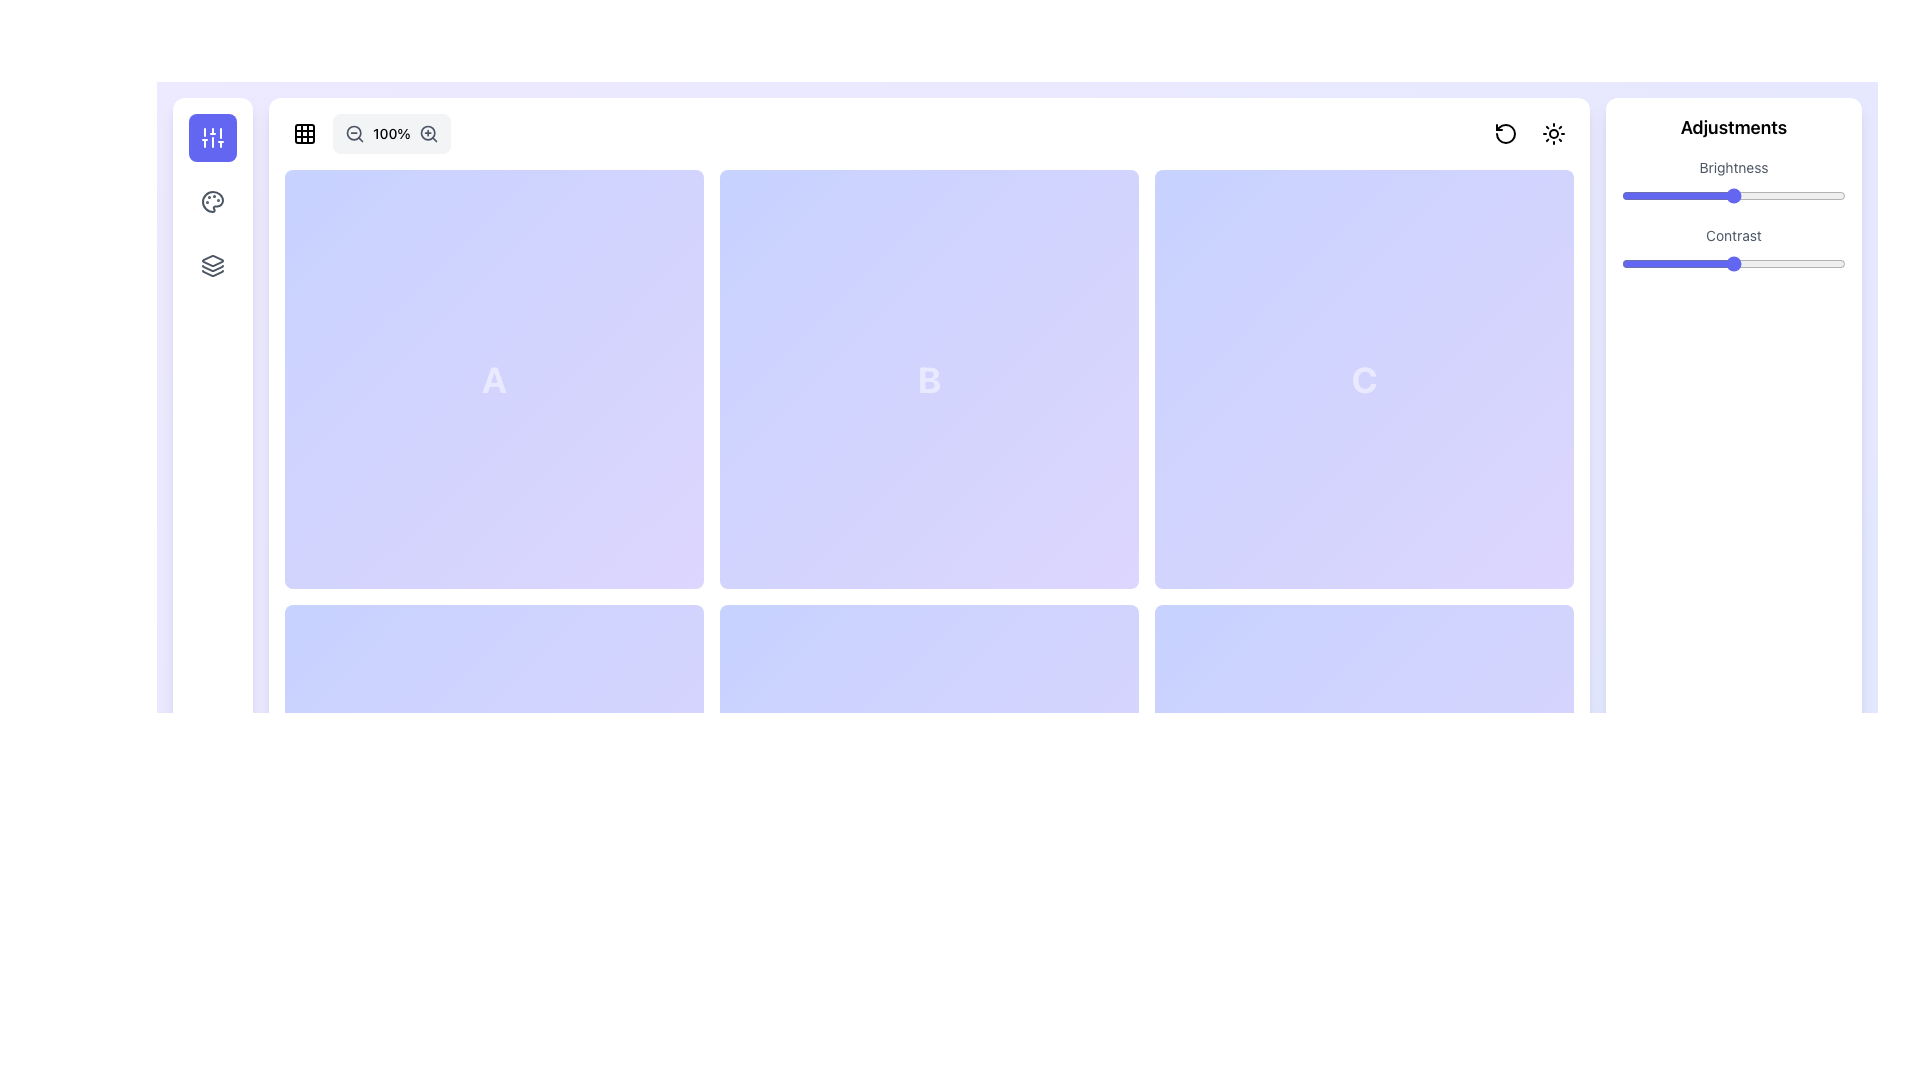 The image size is (1920, 1080). I want to click on the vertical sliders icon located within the first button of the vertical toolbar, so click(212, 137).